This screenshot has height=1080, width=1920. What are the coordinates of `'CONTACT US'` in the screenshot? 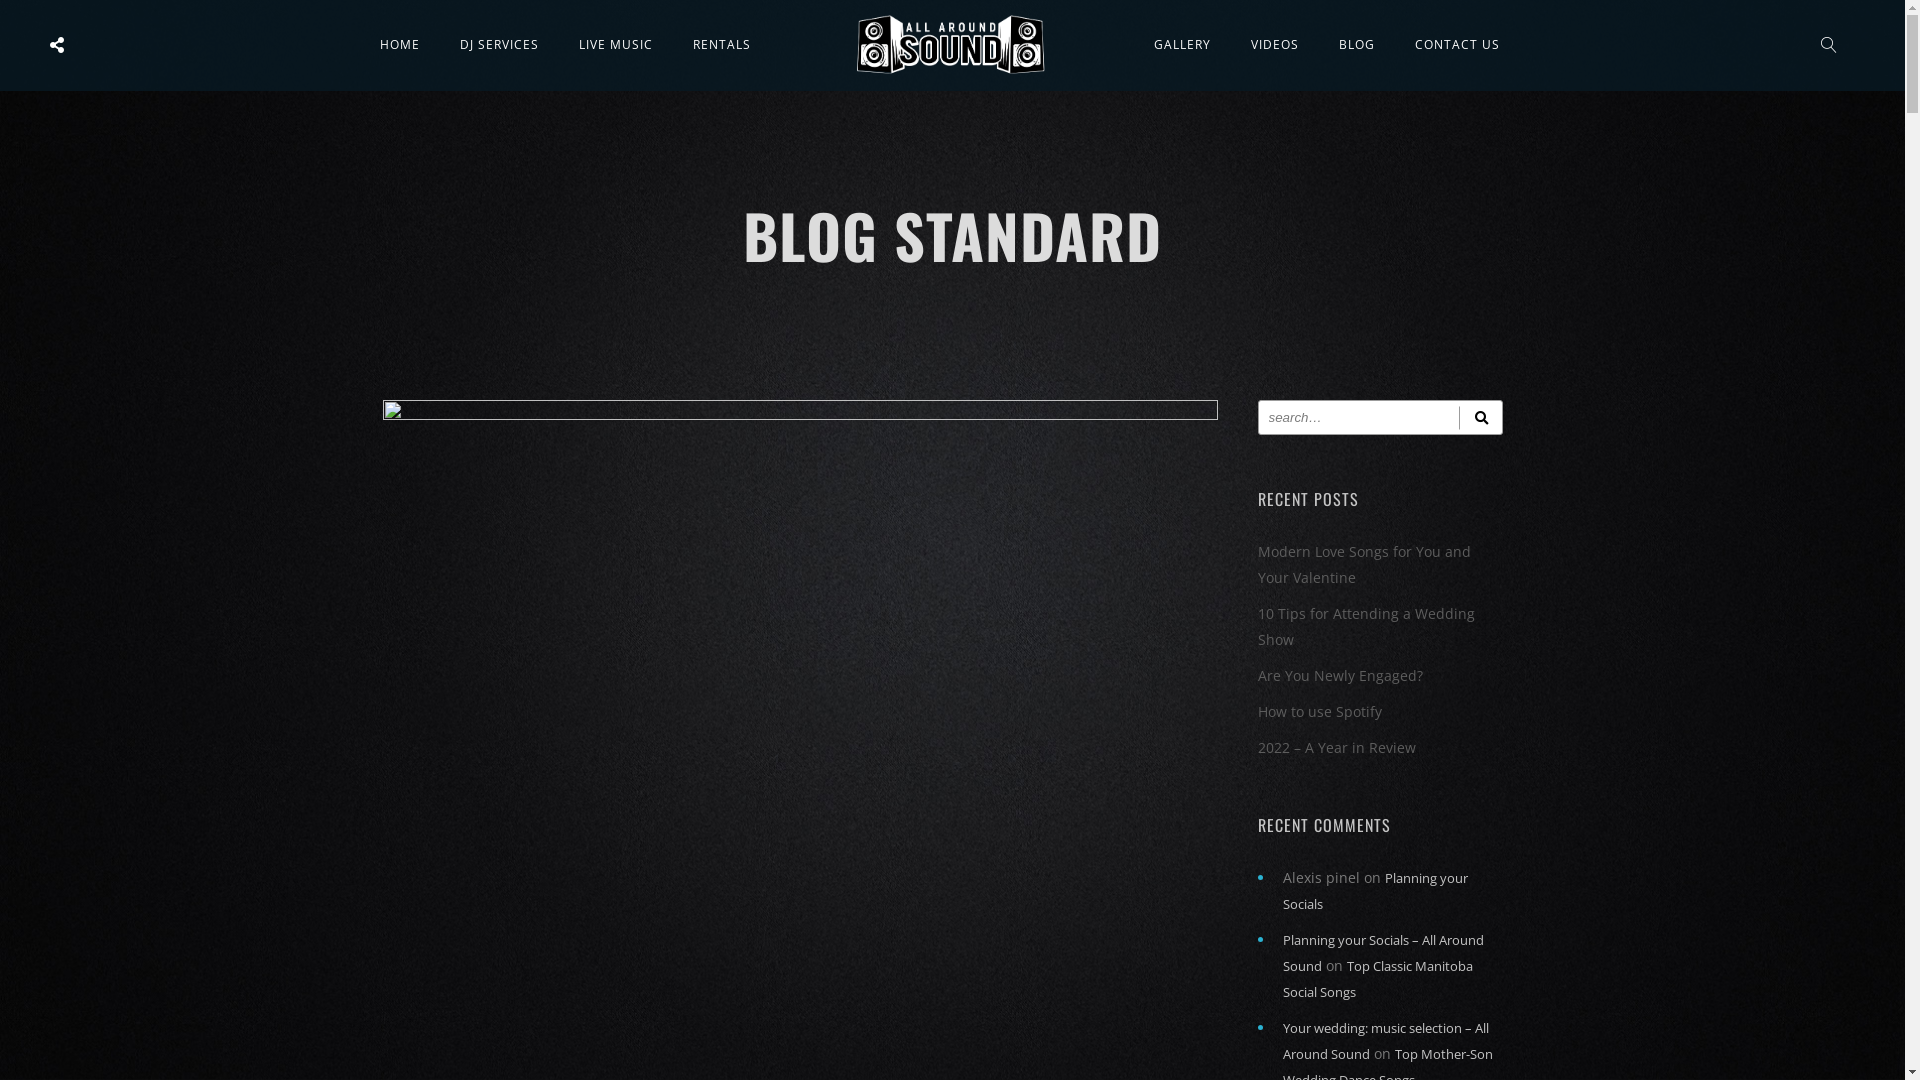 It's located at (1395, 44).